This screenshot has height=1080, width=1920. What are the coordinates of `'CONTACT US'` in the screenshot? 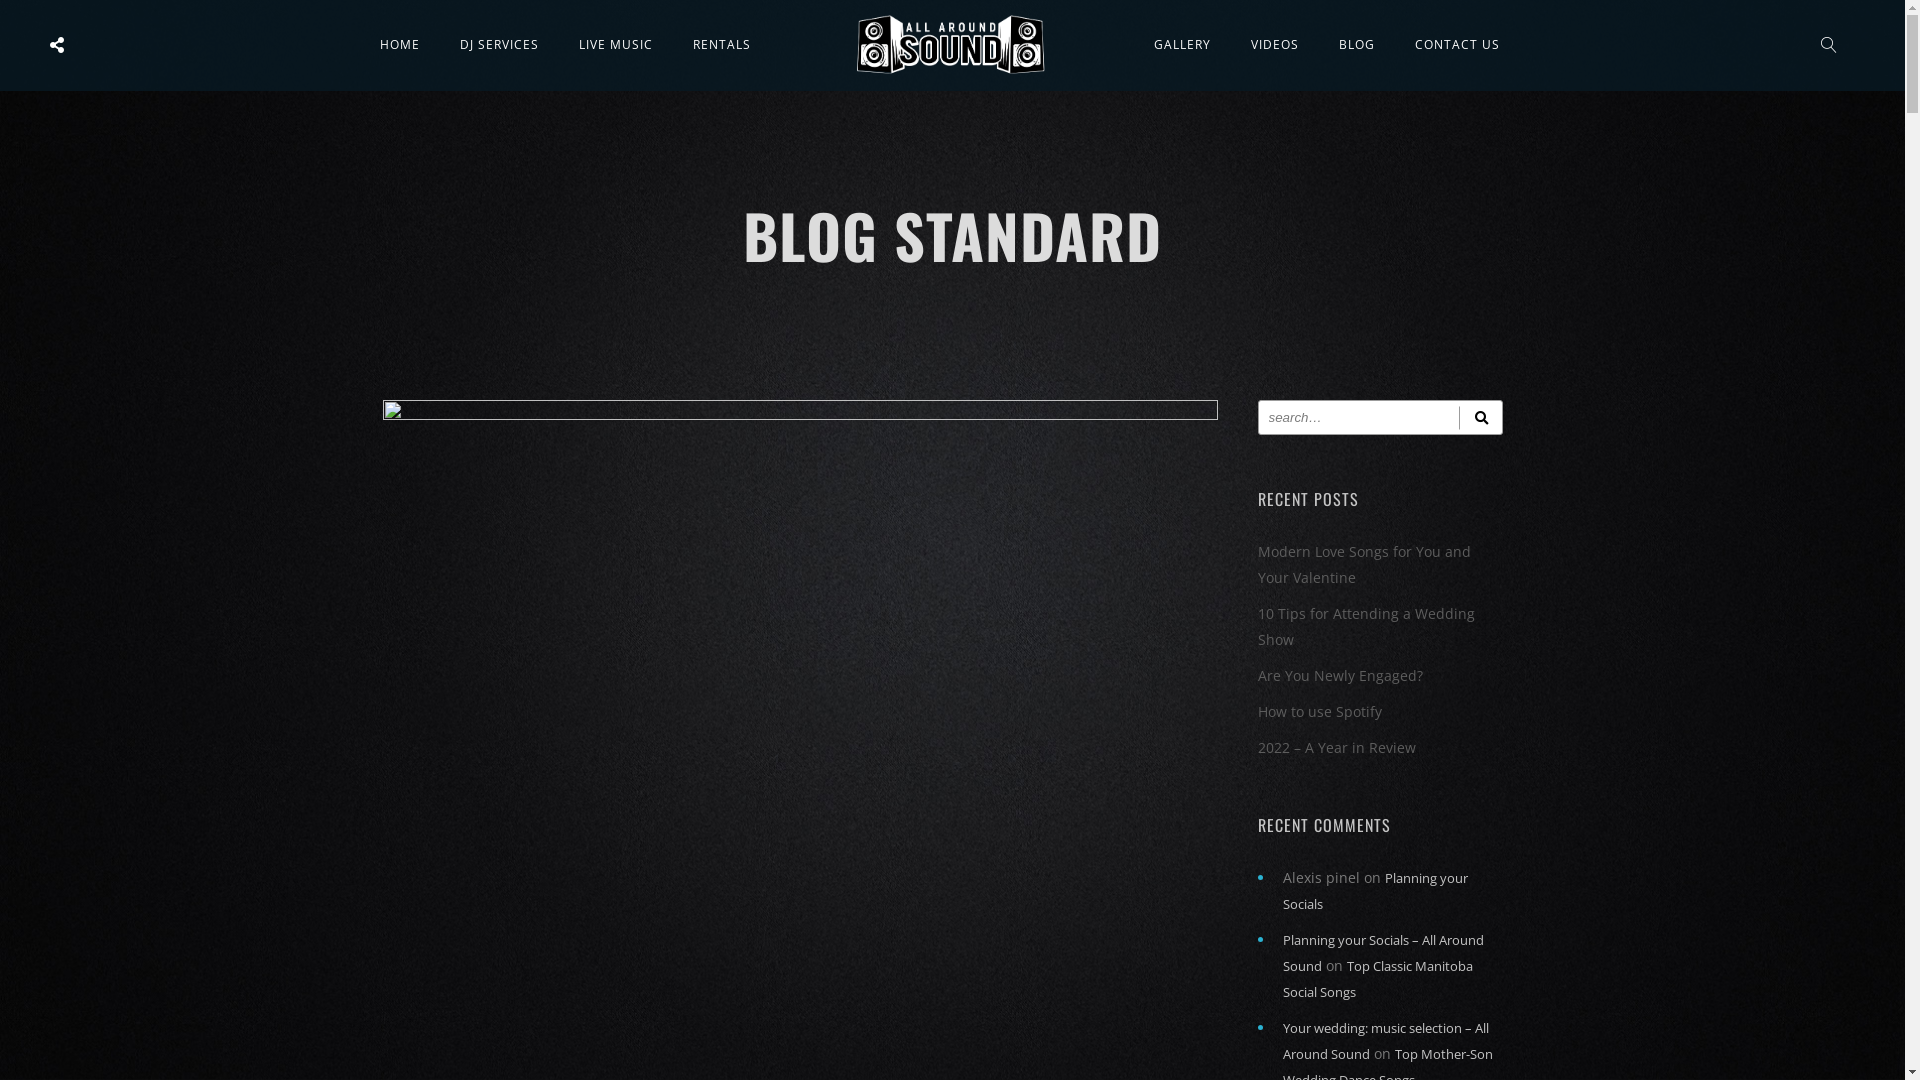 It's located at (1395, 44).